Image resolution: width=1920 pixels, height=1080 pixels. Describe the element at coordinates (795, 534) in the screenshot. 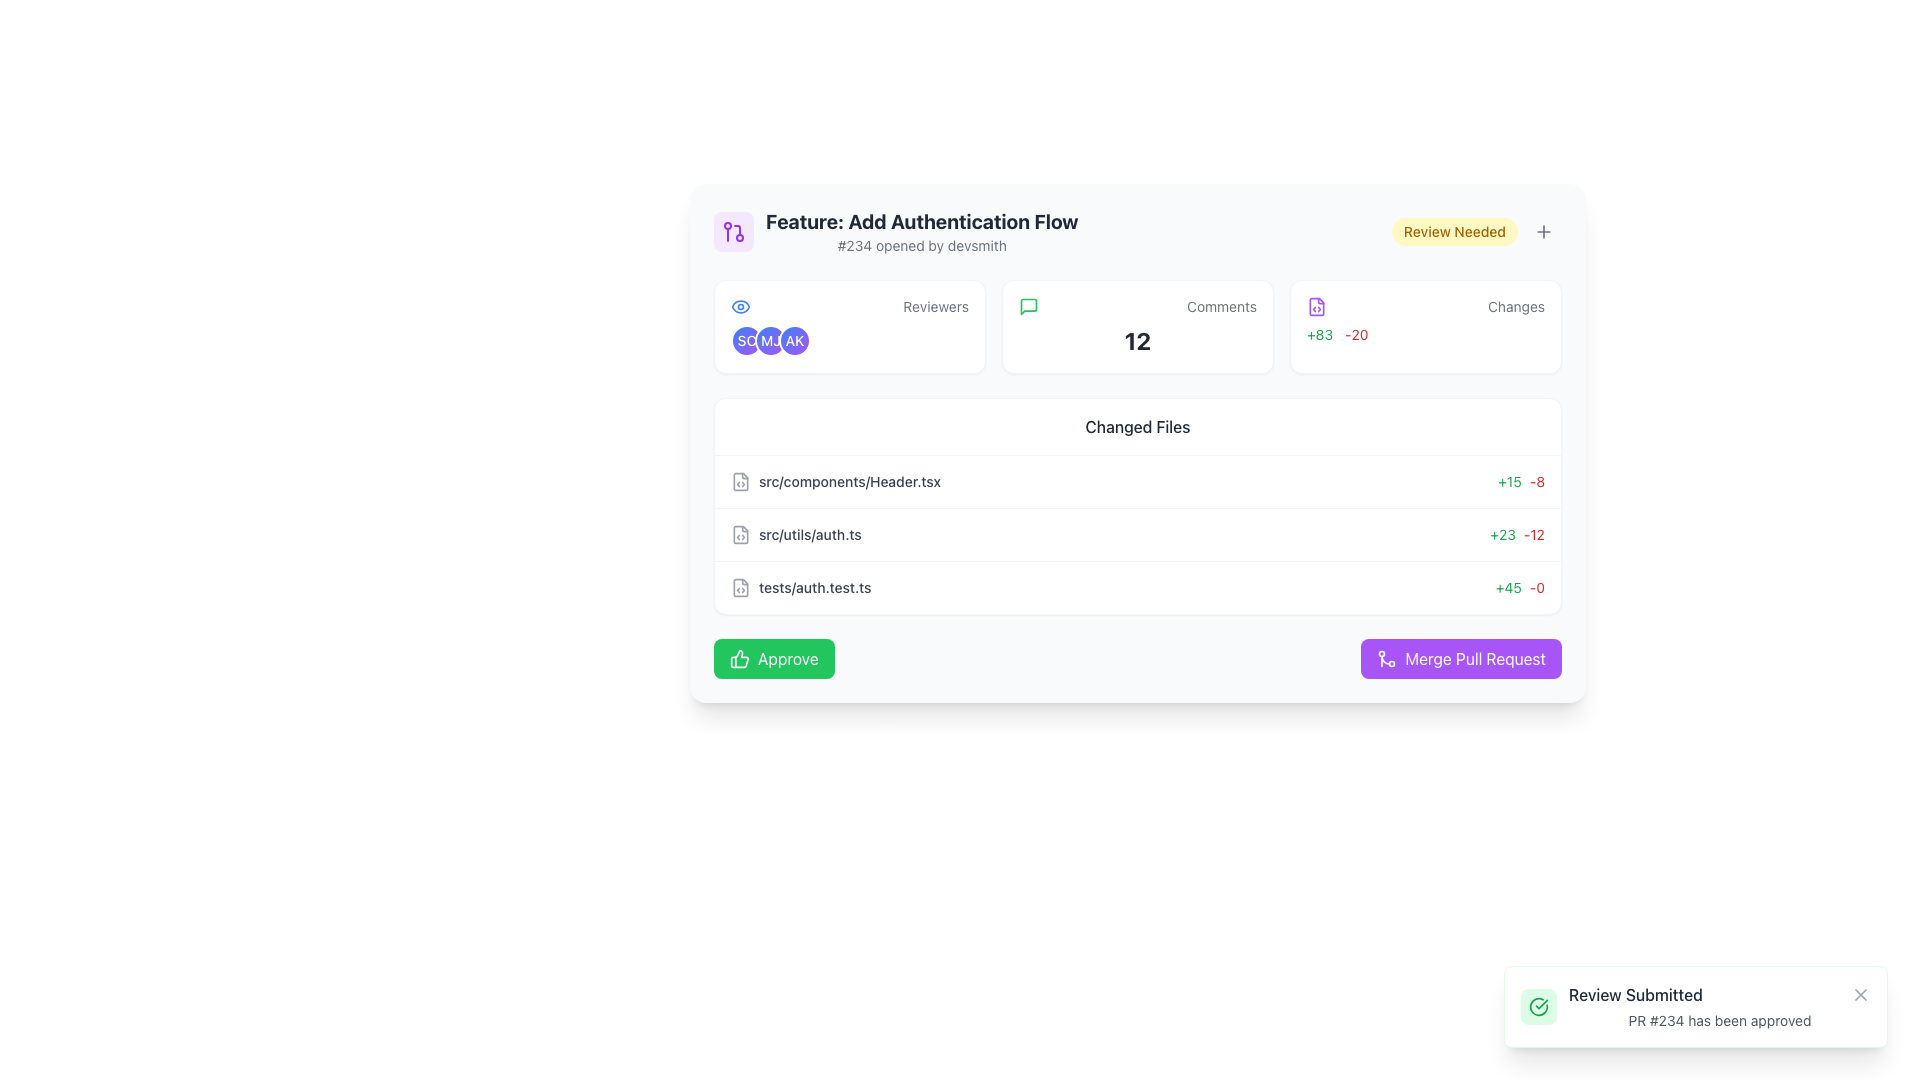

I see `the second list item entry under the 'Changed Files' header` at that location.